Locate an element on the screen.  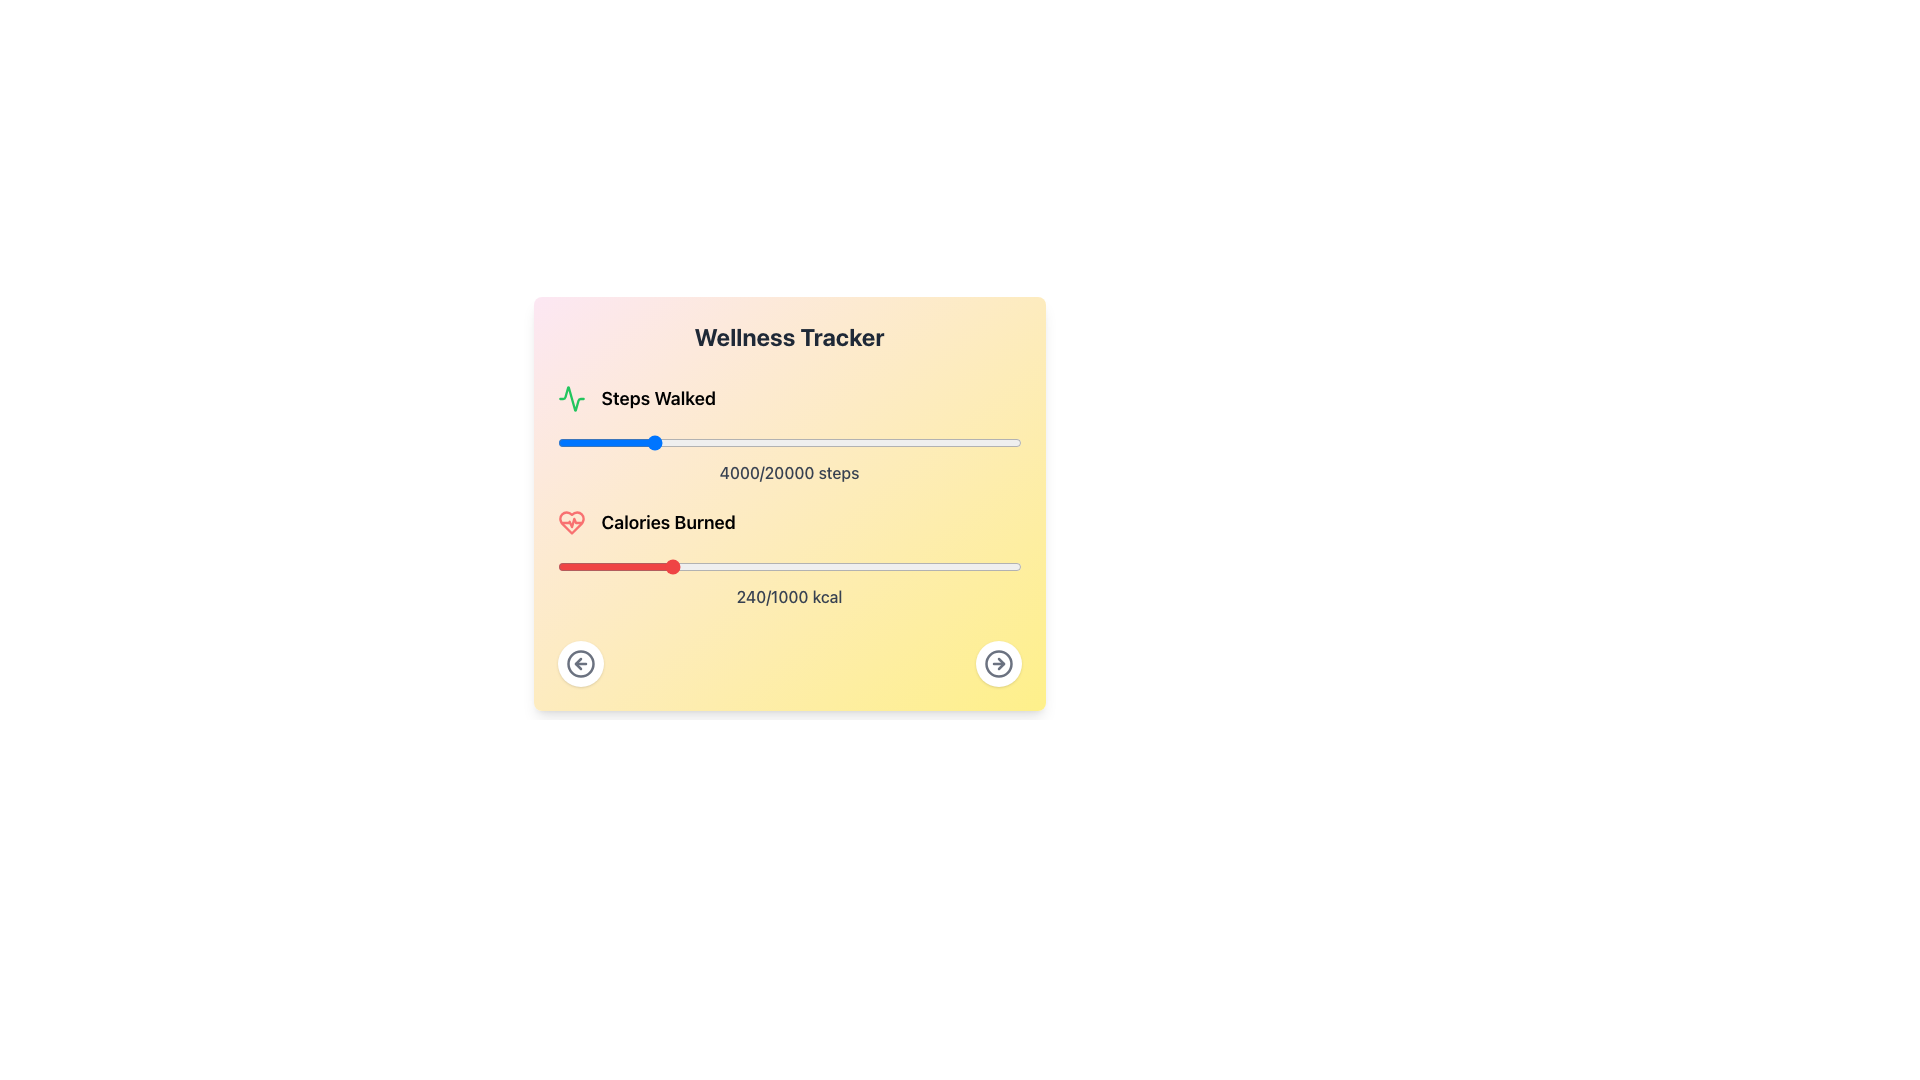
the Text Label displaying '240/1000 kcal' located below the progress bar for calorie tracking in the 'Calories Burned' section is located at coordinates (788, 596).